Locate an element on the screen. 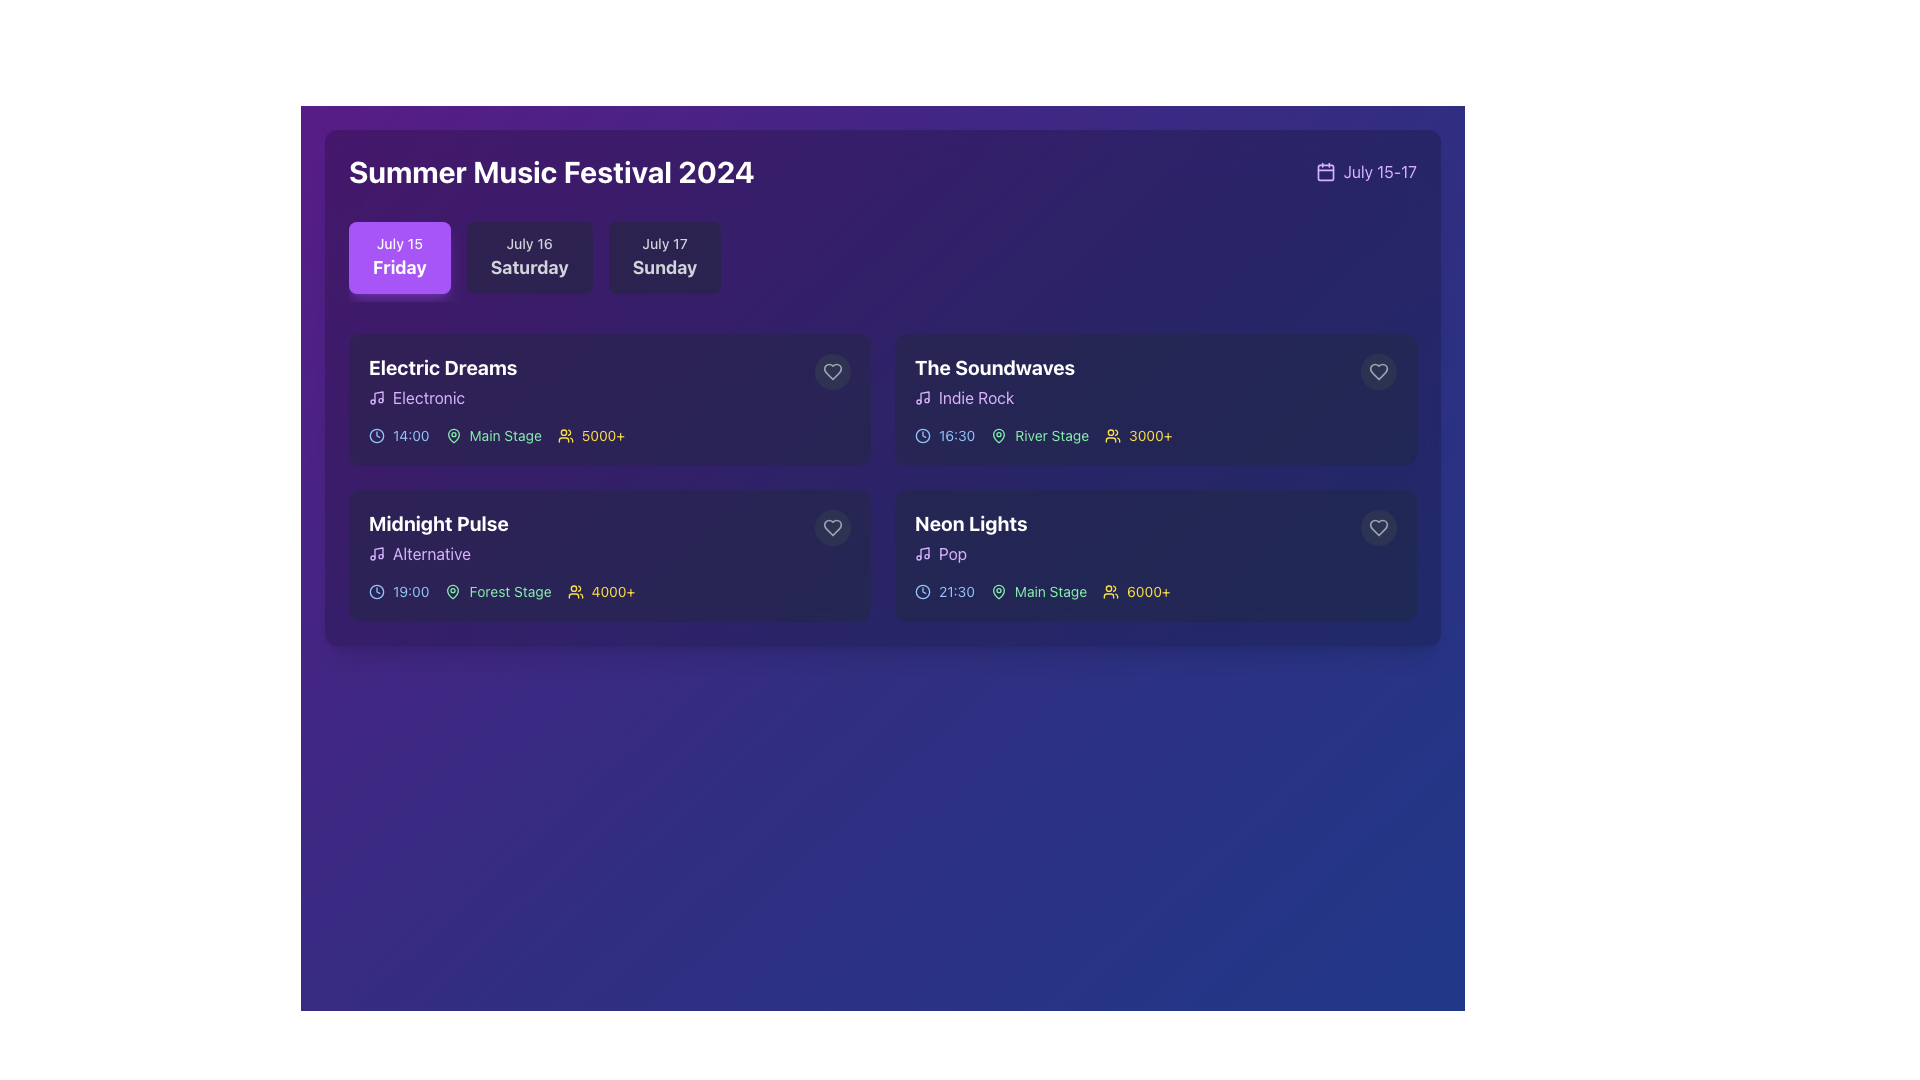  the green map pin icon located to the left of the text 'River Stage' within the card labeled 'The Soundwaves' is located at coordinates (999, 434).